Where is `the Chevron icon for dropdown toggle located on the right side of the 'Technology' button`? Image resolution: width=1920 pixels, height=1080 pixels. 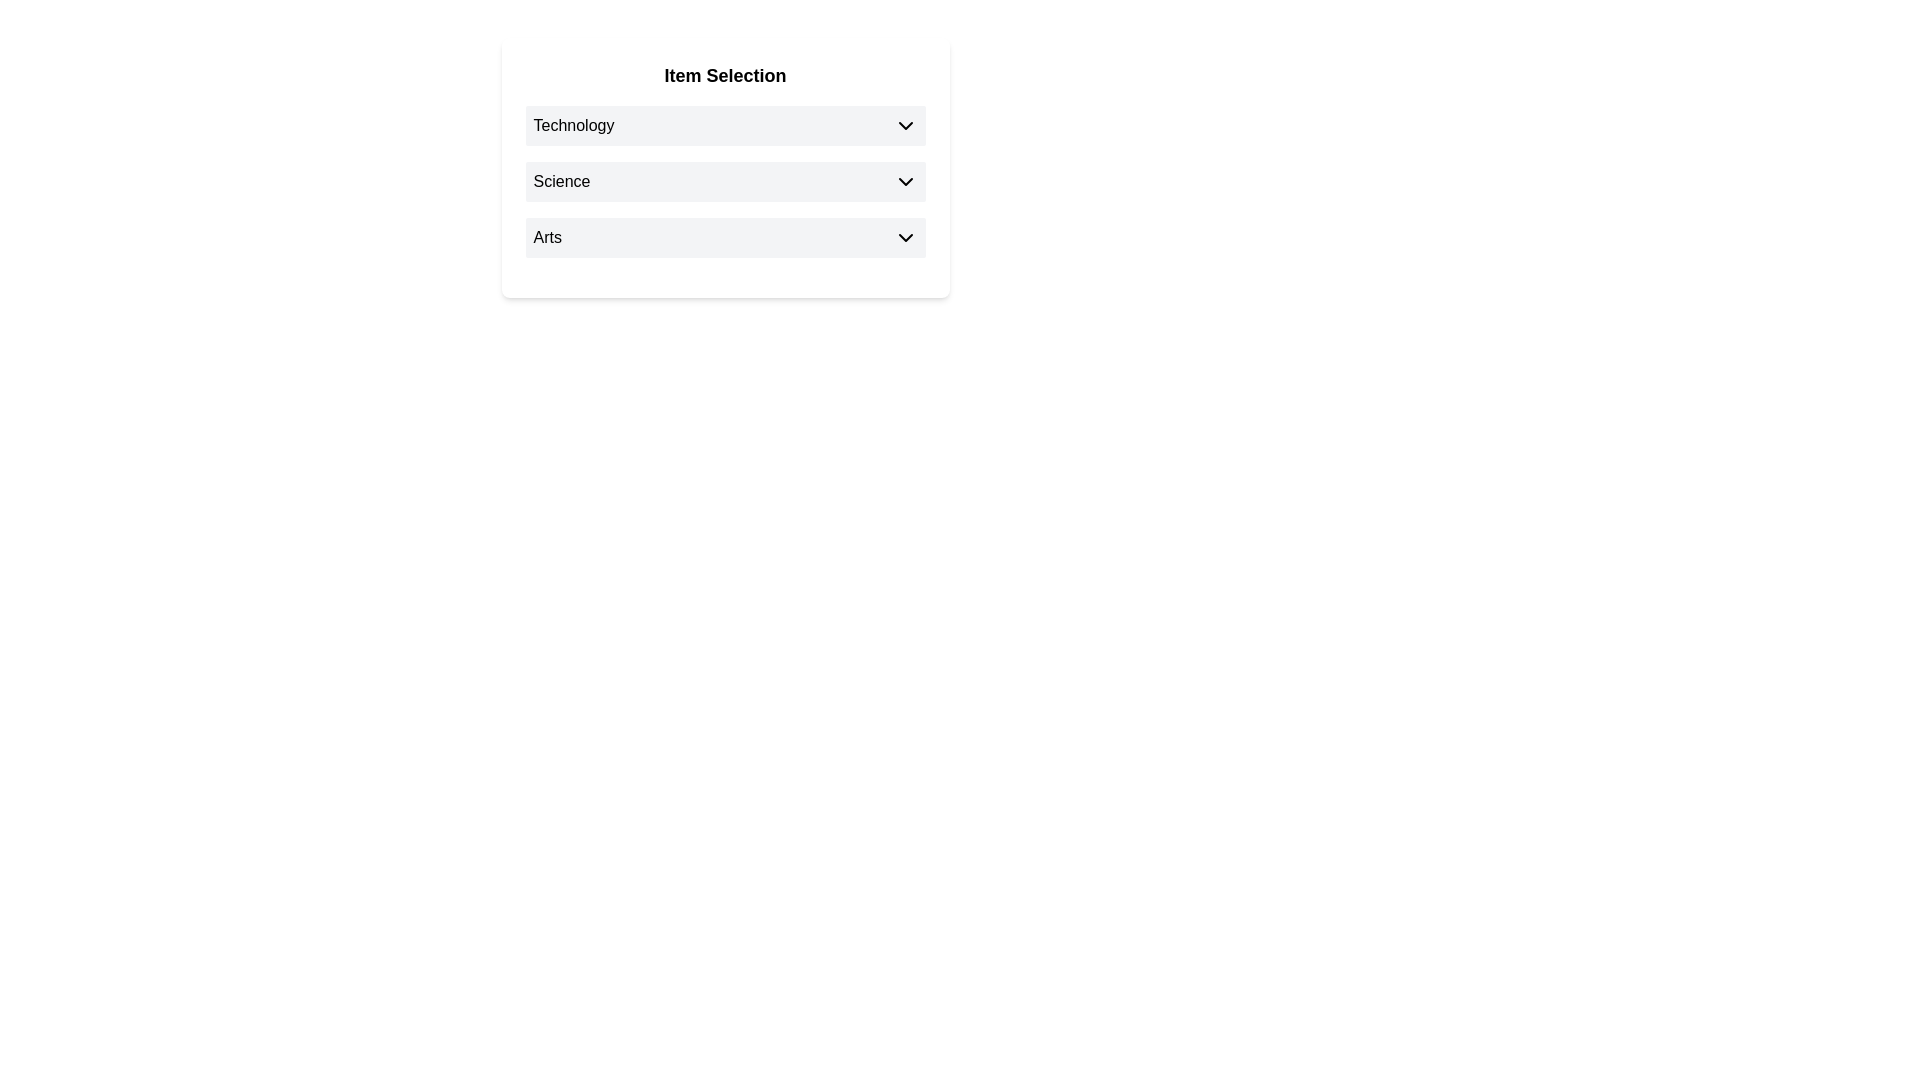 the Chevron icon for dropdown toggle located on the right side of the 'Technology' button is located at coordinates (904, 126).